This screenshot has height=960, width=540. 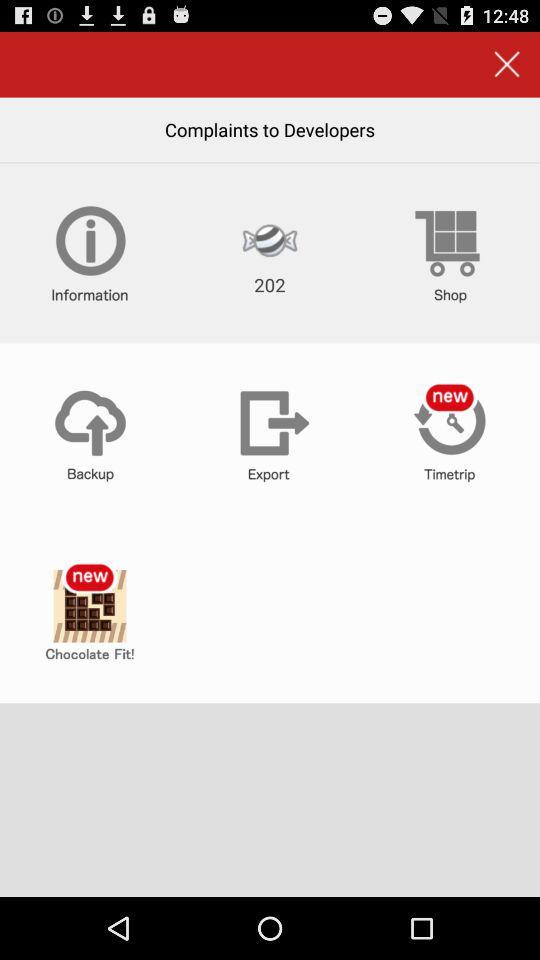 I want to click on information, so click(x=89, y=252).